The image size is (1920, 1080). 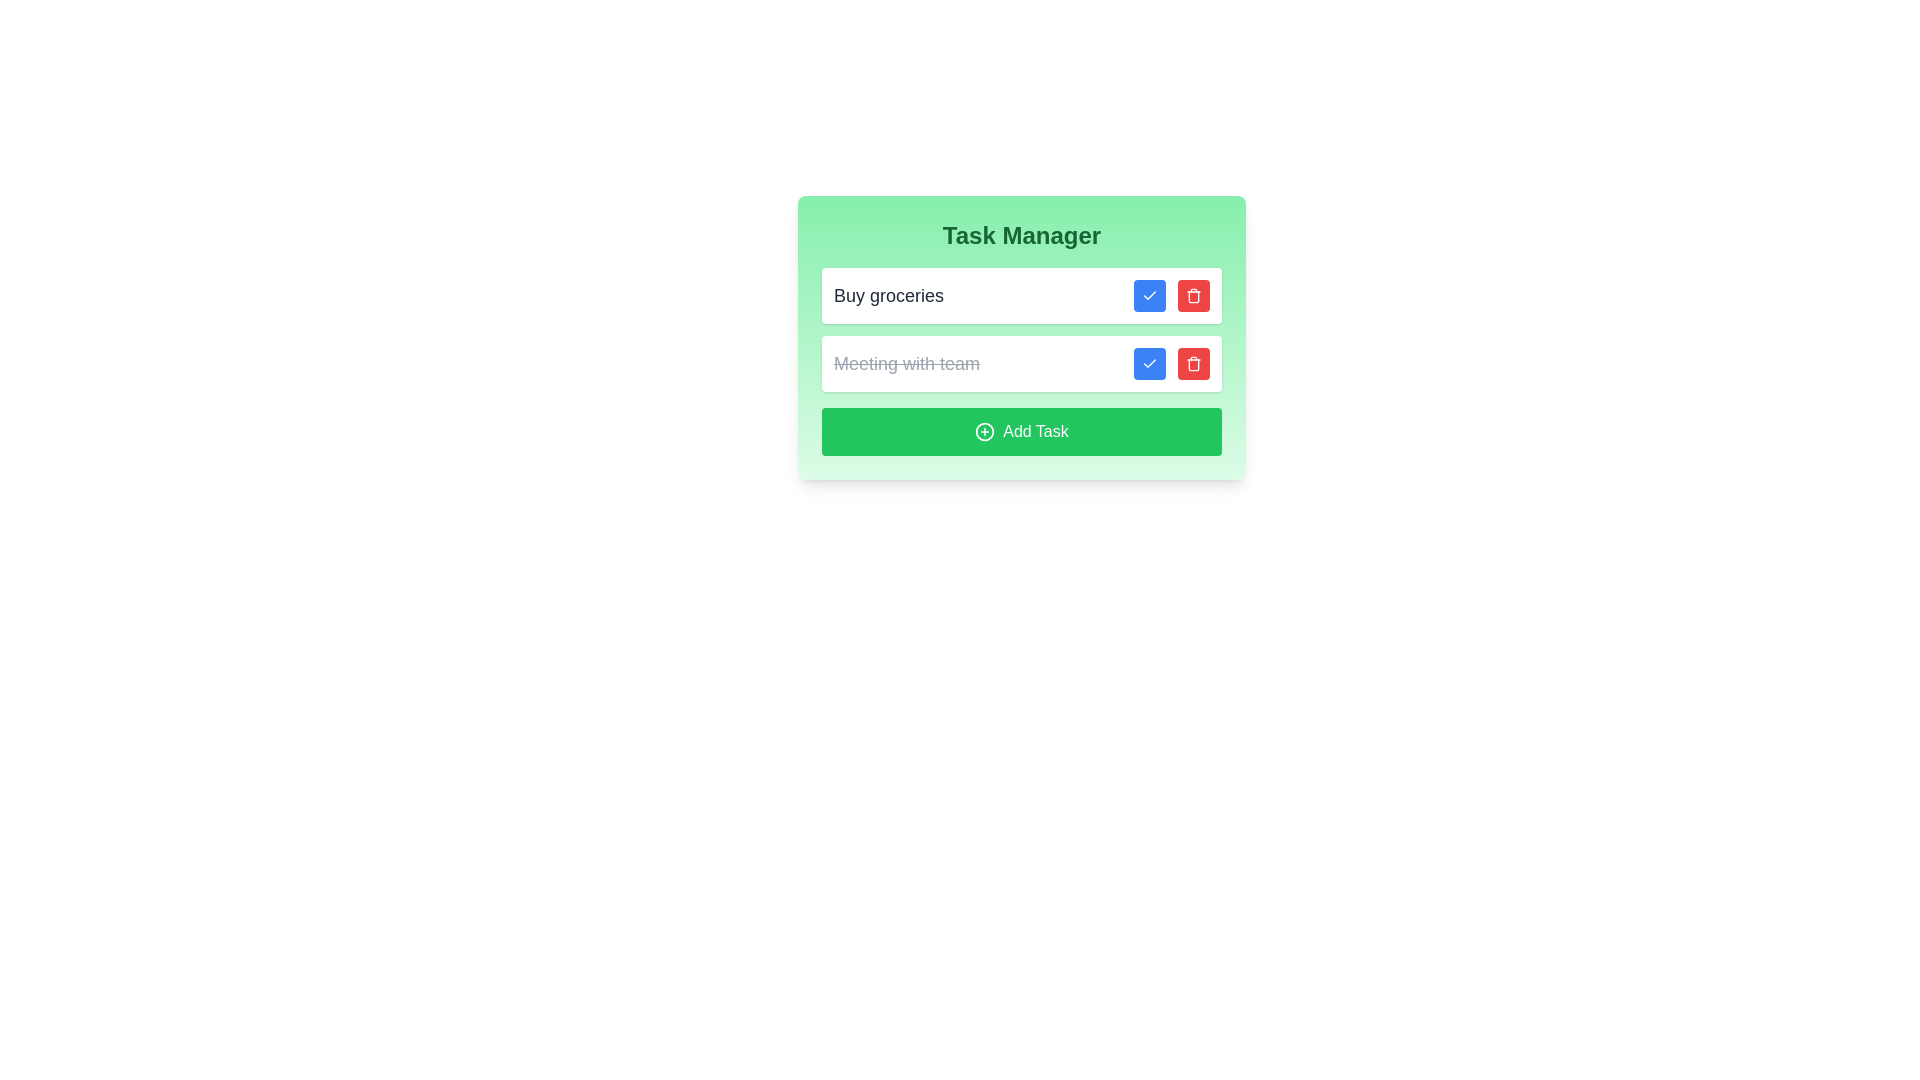 I want to click on the 'Add Task' button, which is a vibrant green rectangular button with white text and a circular plus icon, located at the bottom of the task management interface, so click(x=1022, y=431).